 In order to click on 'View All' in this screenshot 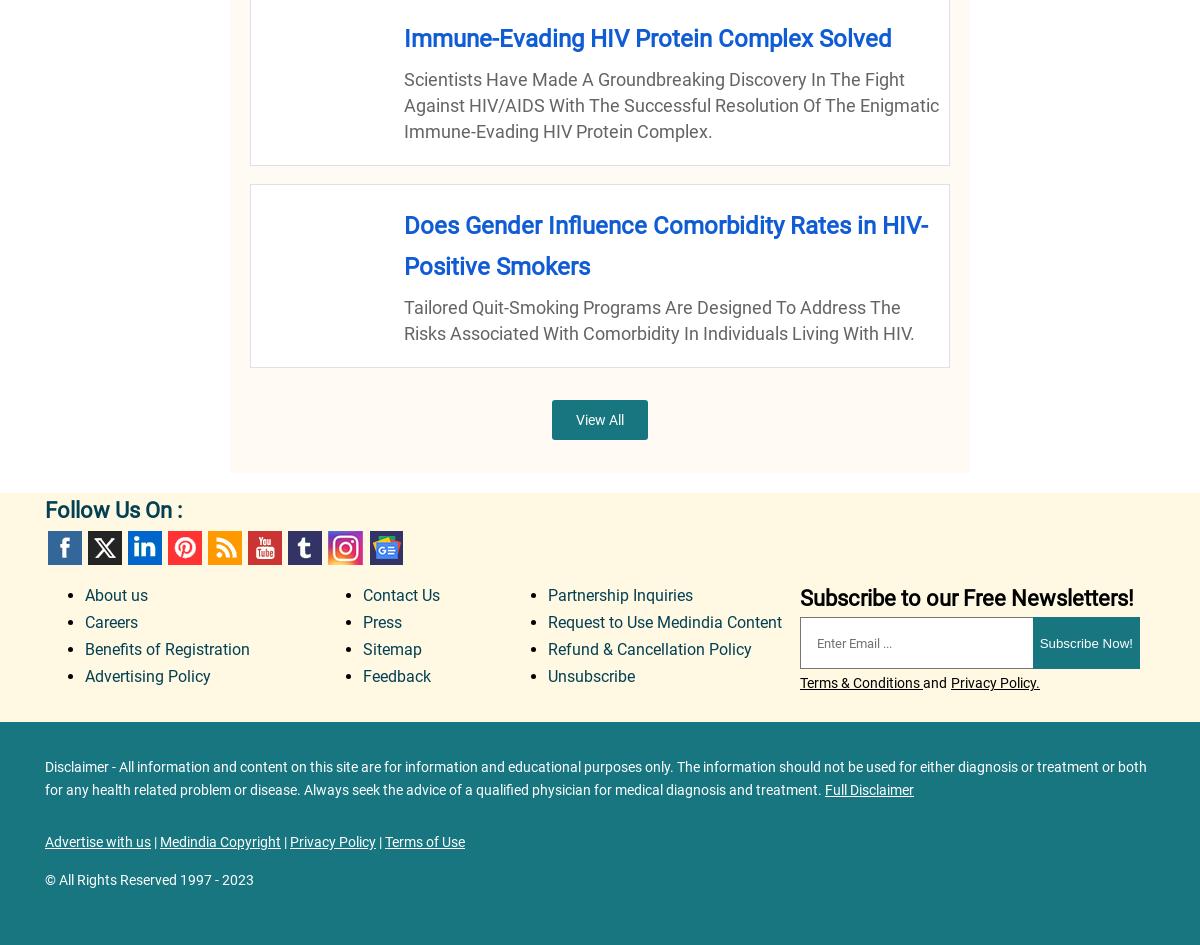, I will do `click(575, 419)`.